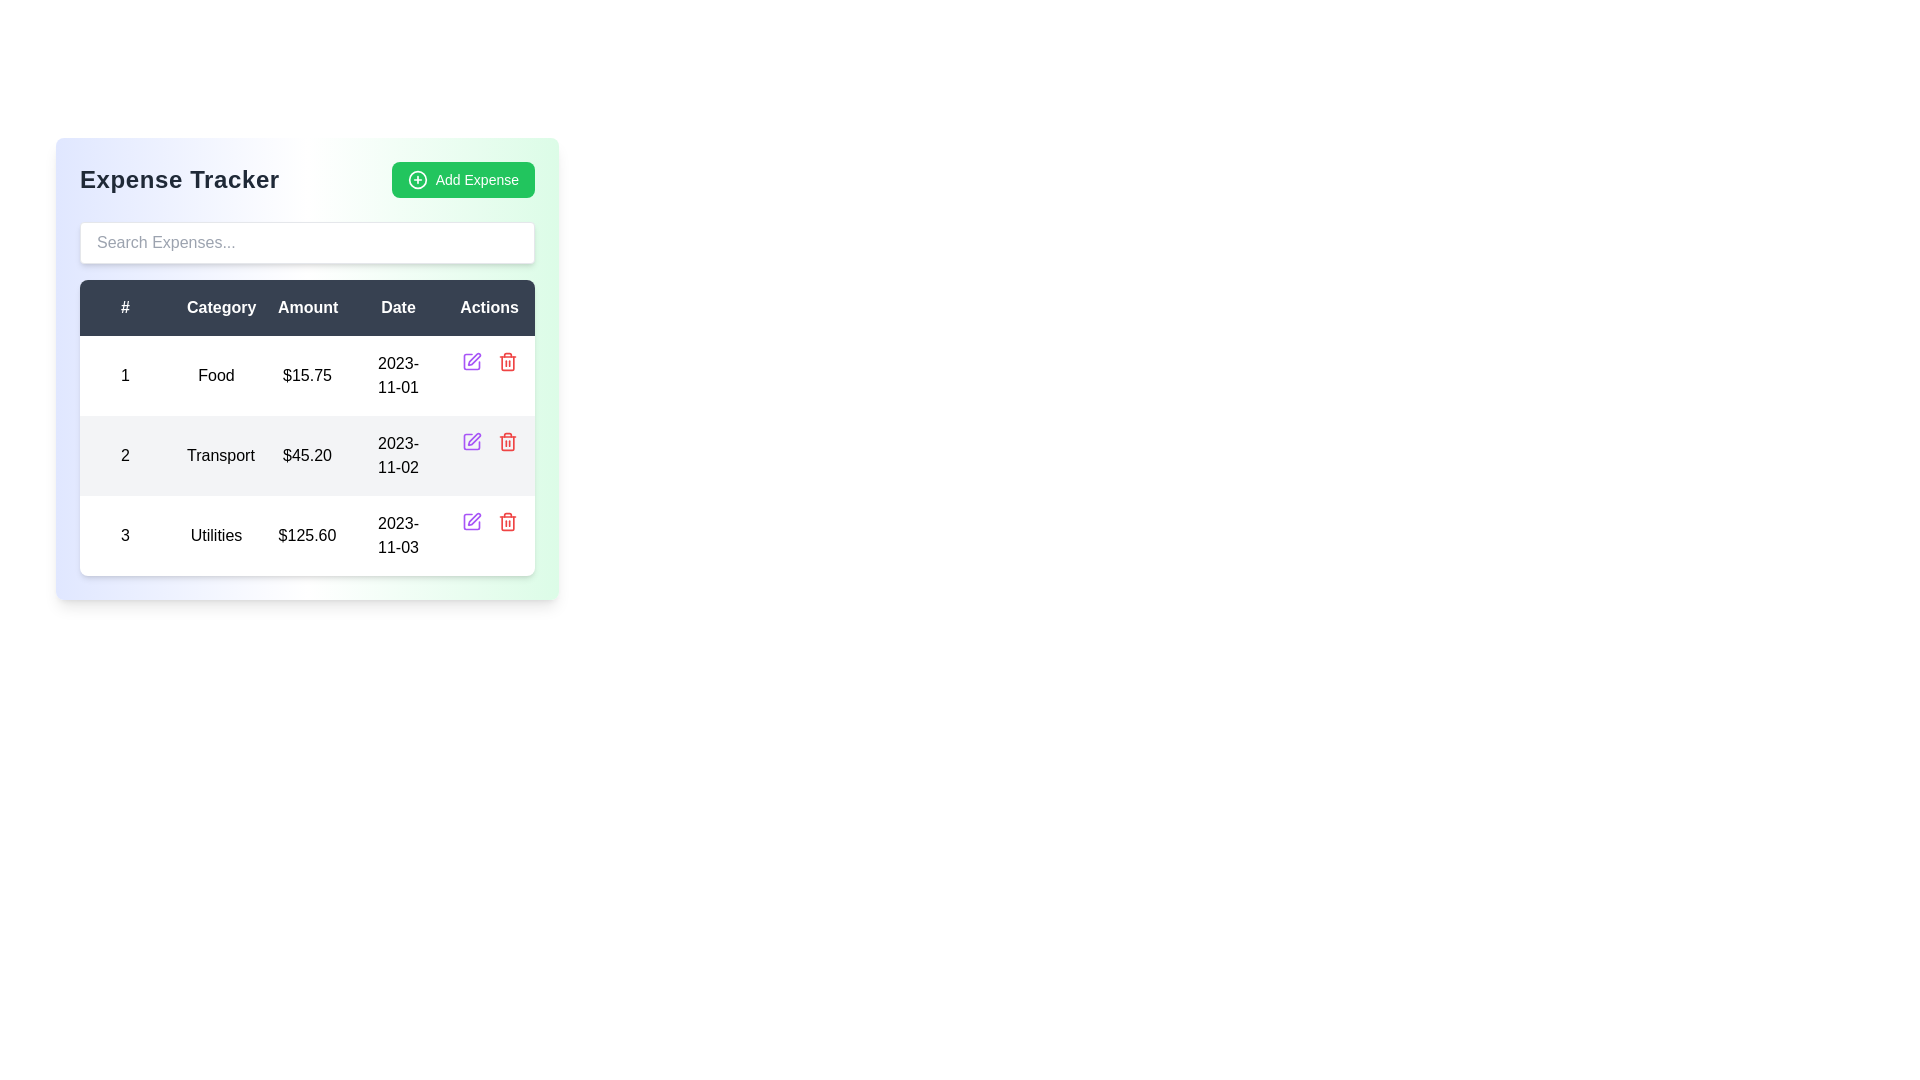  What do you see at coordinates (306, 535) in the screenshot?
I see `the Text display showing the amount '$125.60' in the third row of the table under the 'Amount' column` at bounding box center [306, 535].